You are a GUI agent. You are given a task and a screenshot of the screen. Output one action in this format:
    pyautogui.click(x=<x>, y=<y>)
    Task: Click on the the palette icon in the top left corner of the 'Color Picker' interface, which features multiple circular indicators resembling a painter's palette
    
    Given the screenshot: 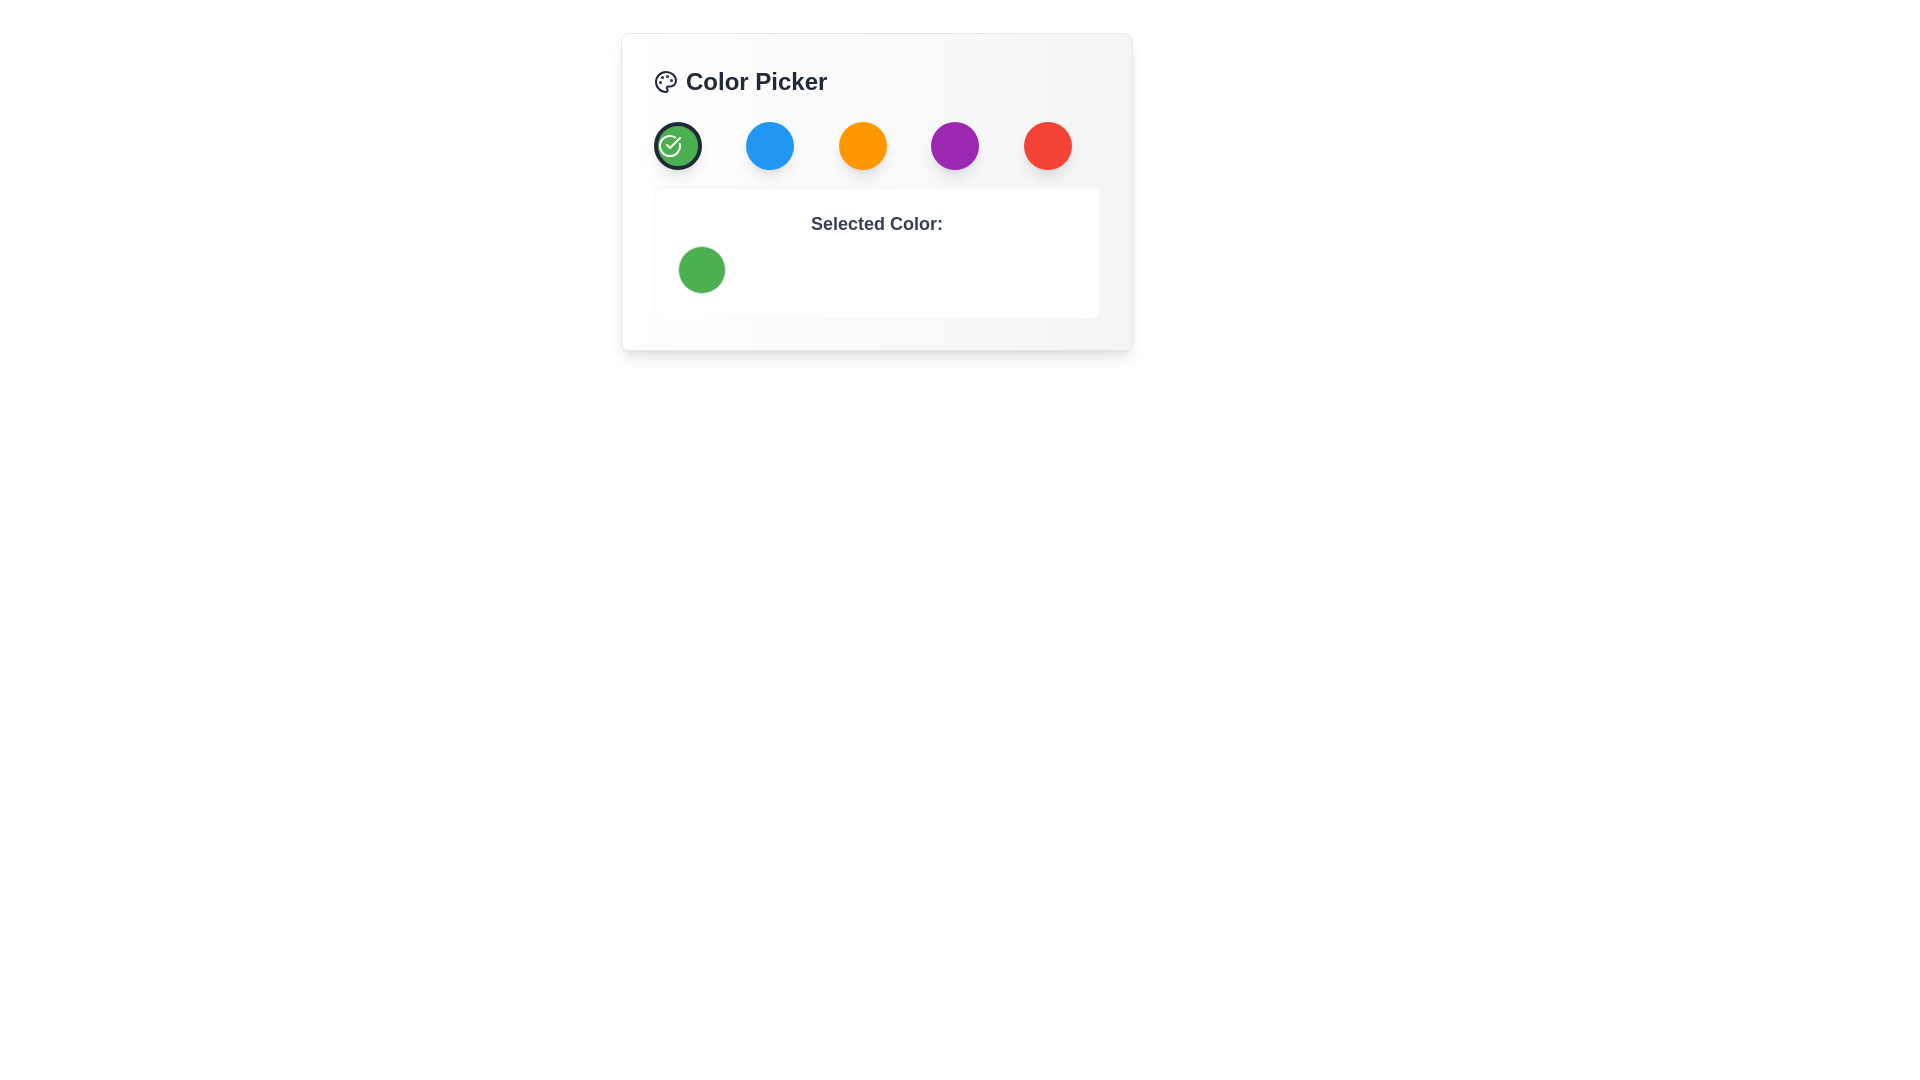 What is the action you would take?
    pyautogui.click(x=666, y=80)
    